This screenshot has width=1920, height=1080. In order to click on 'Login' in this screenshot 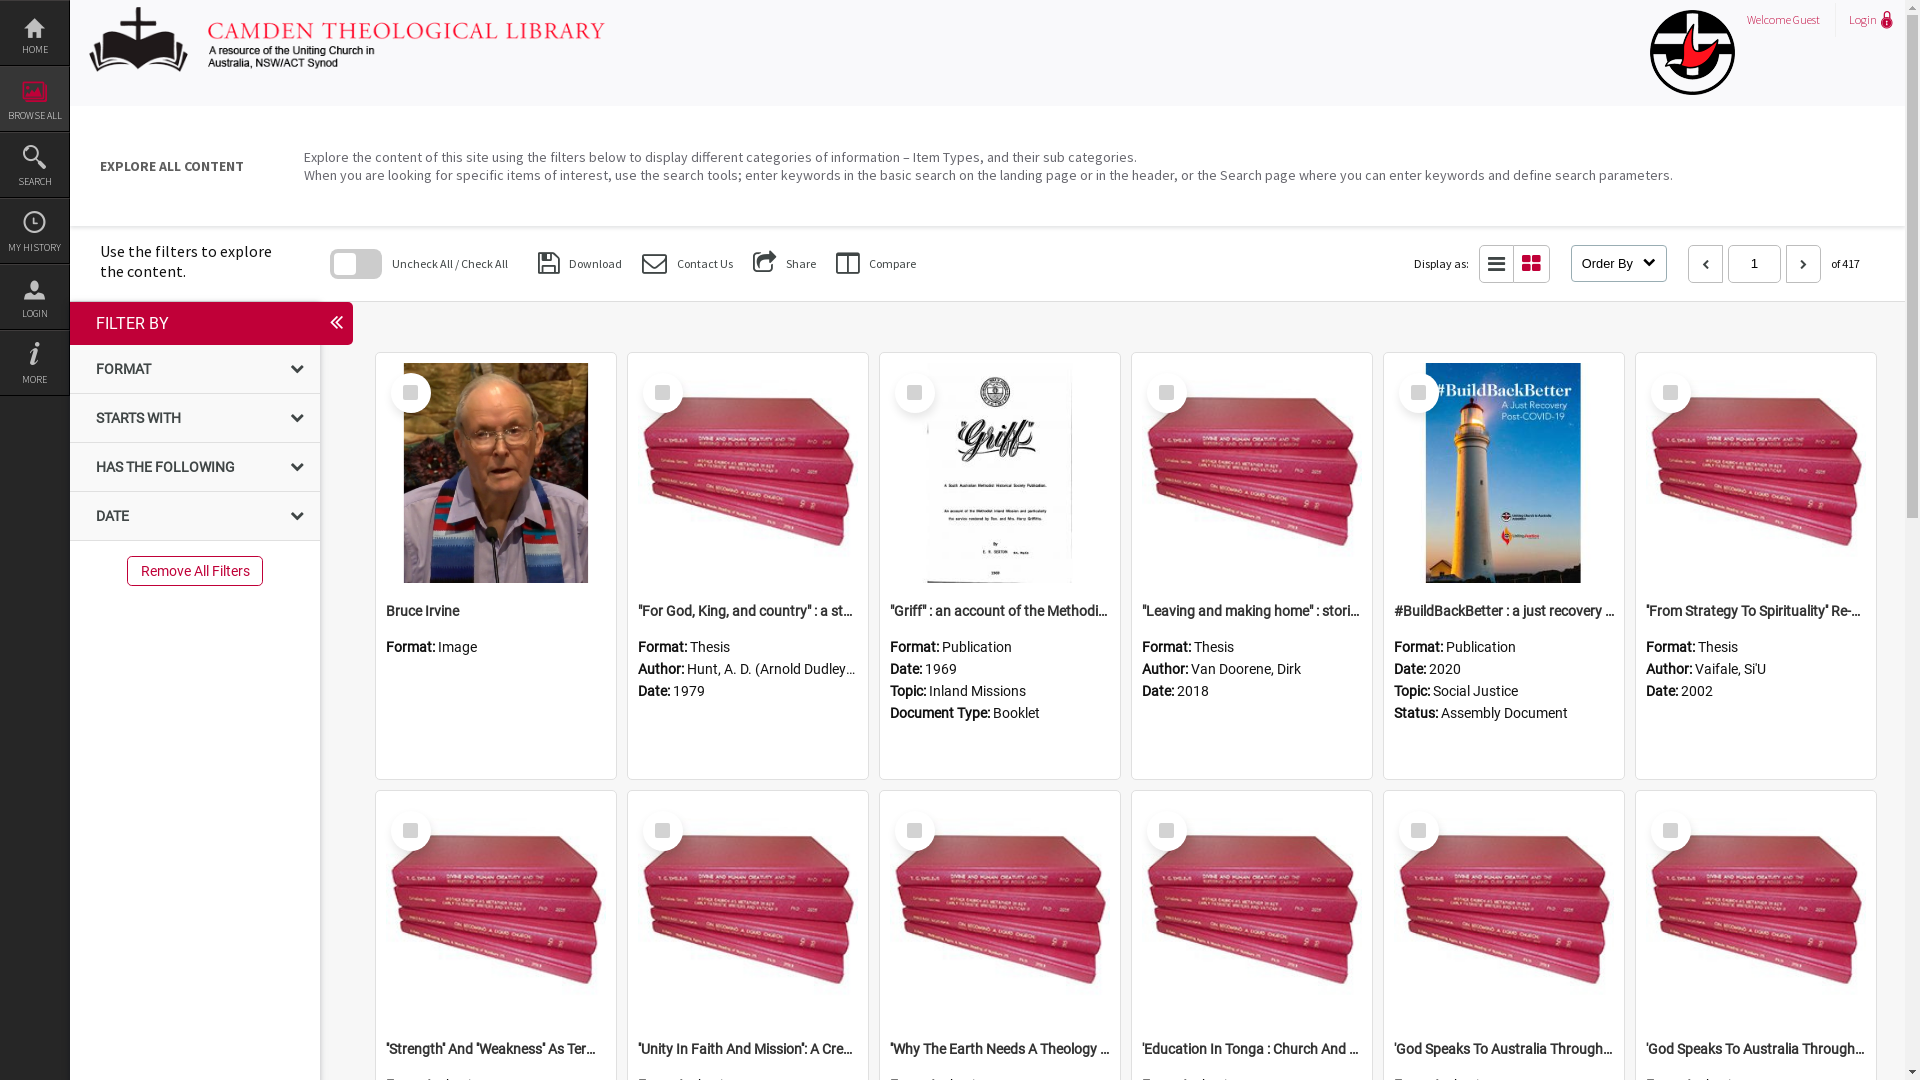, I will do `click(1866, 19)`.